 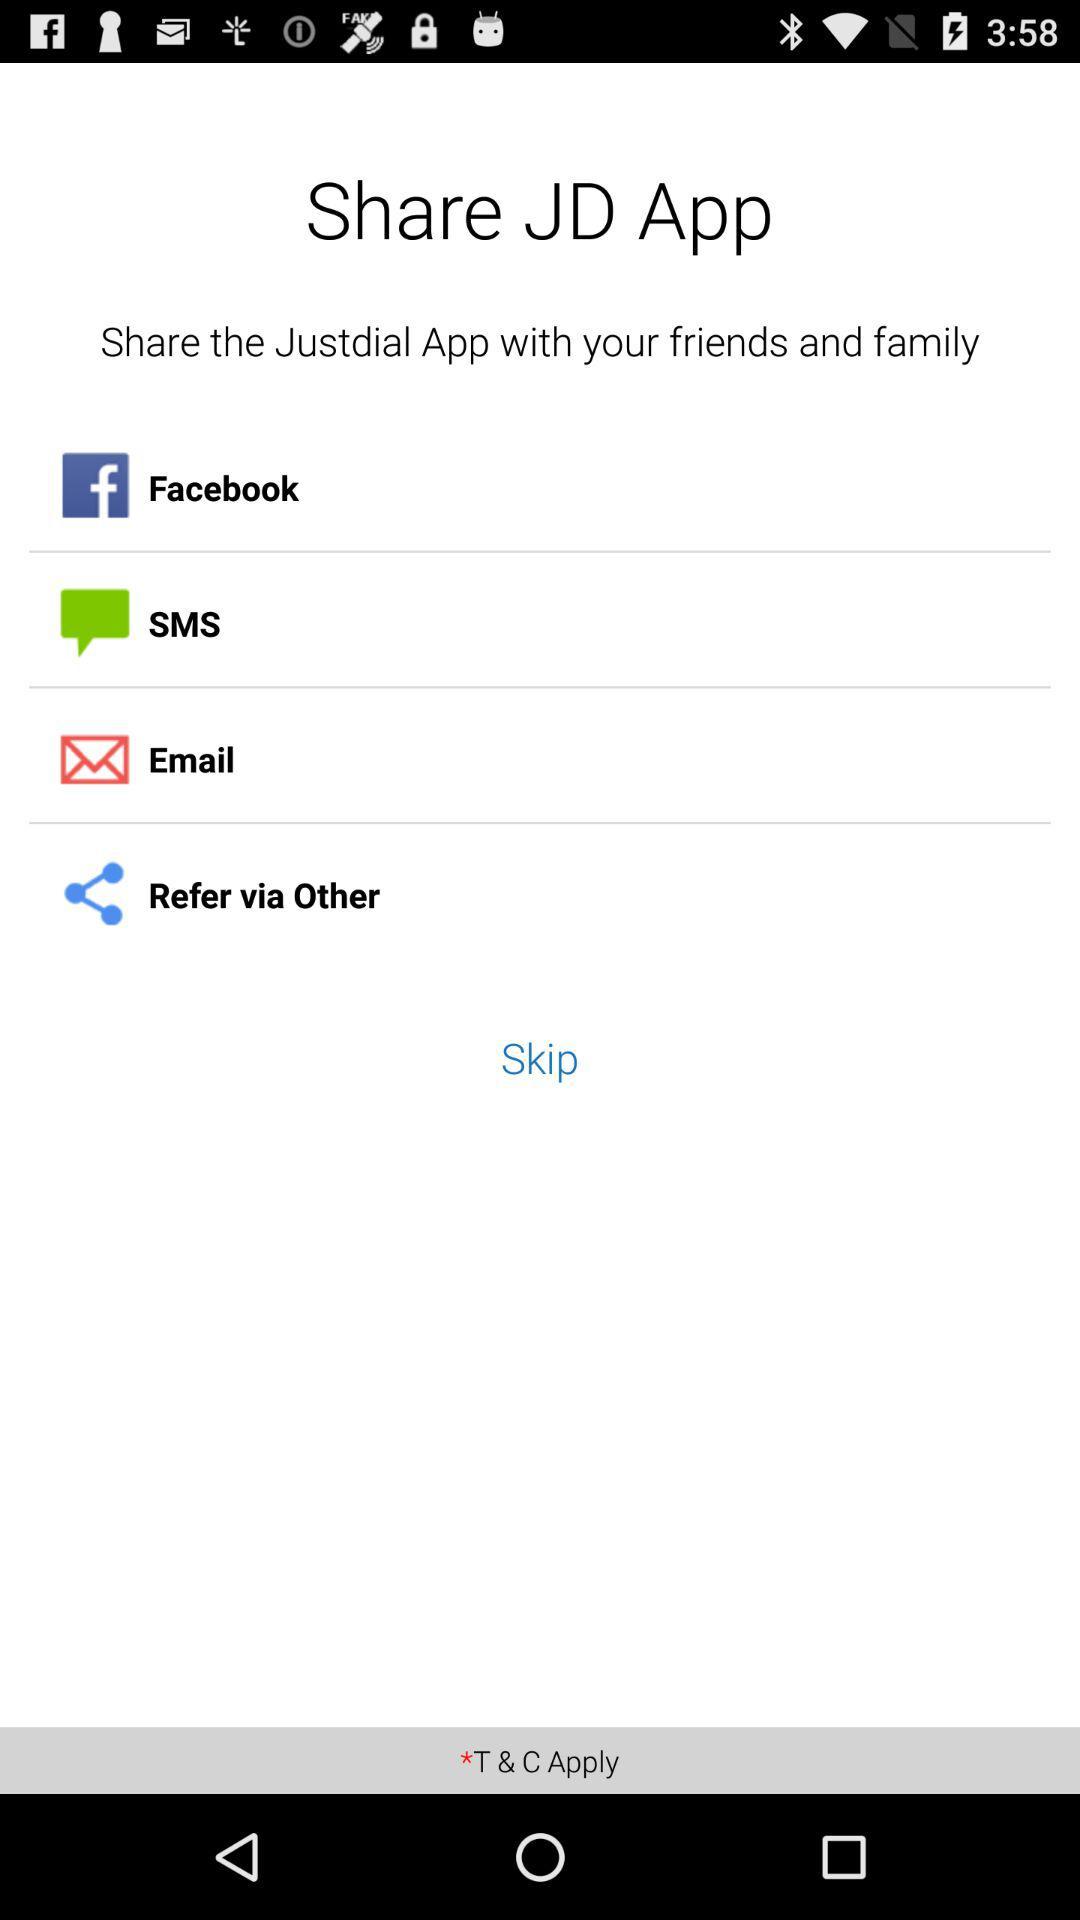 What do you see at coordinates (540, 894) in the screenshot?
I see `the app above the skip app` at bounding box center [540, 894].